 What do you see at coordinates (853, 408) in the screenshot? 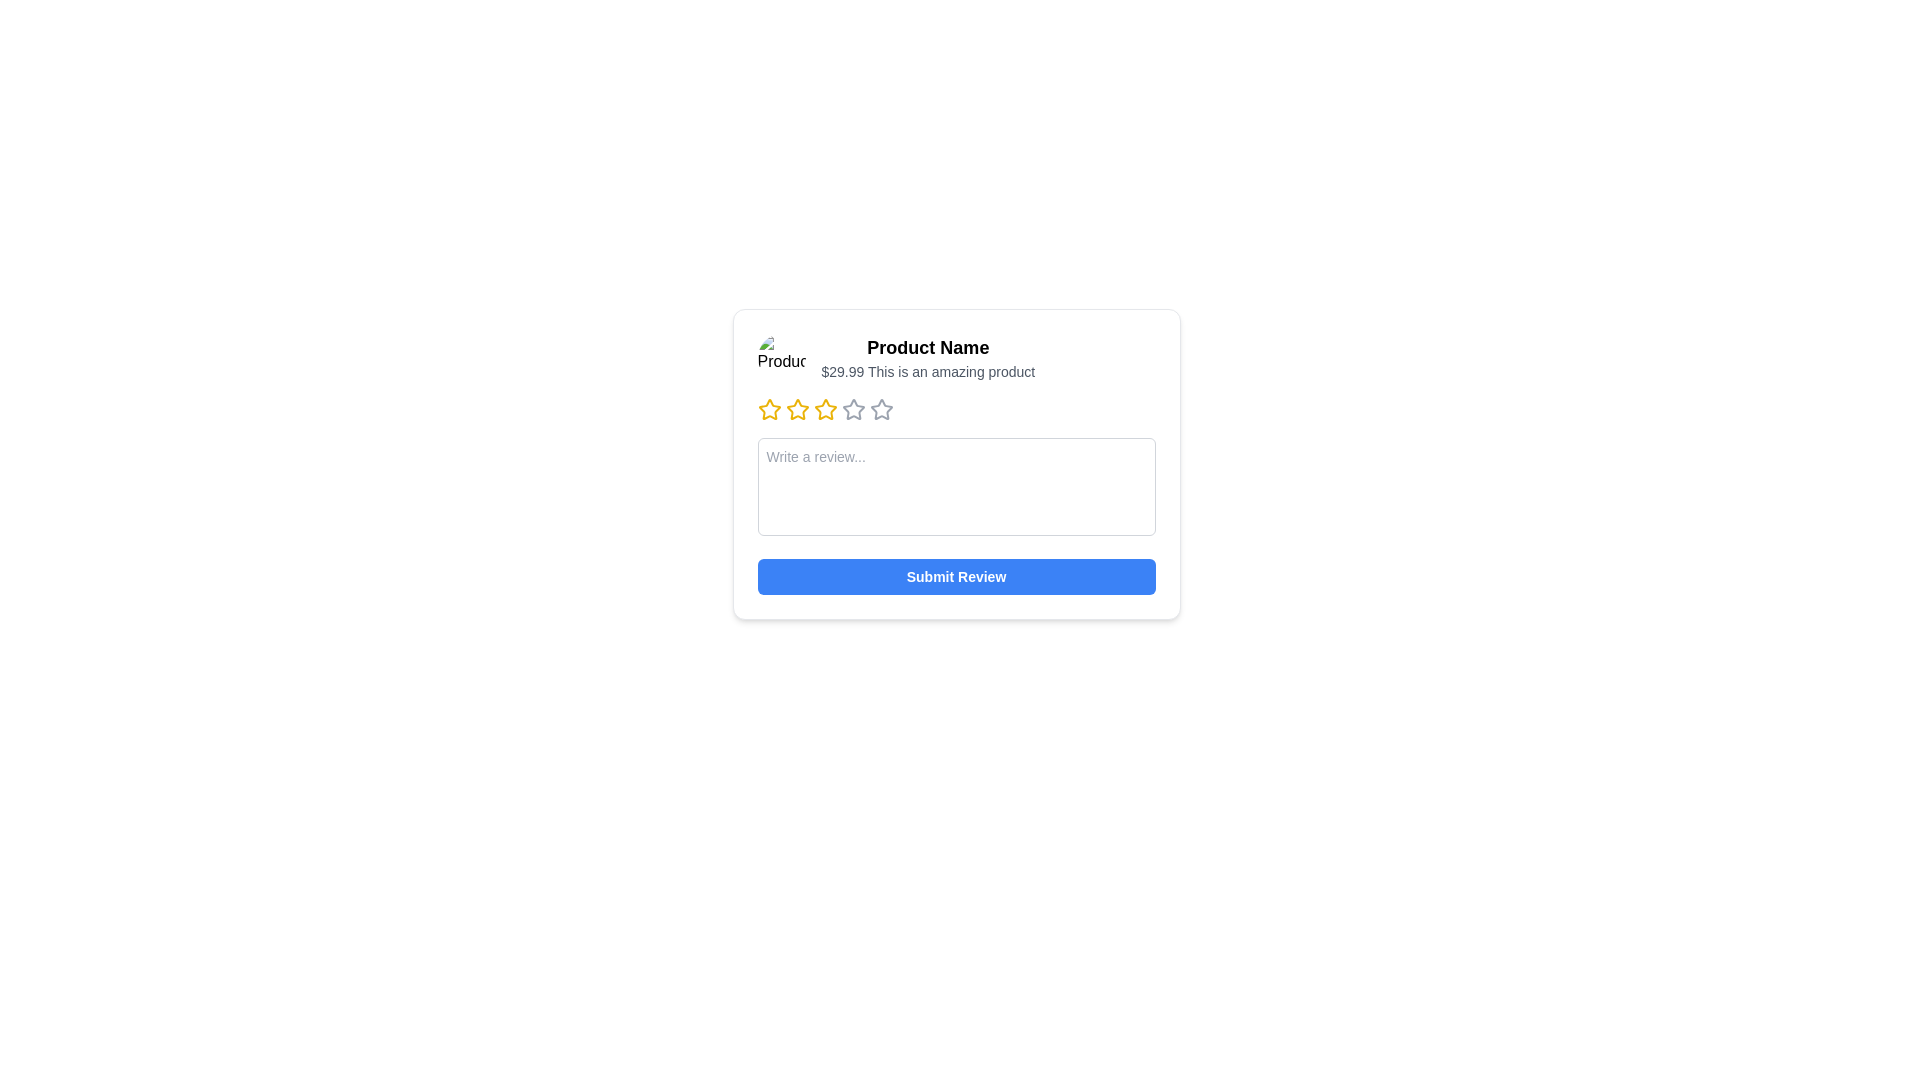
I see `the fourth rating star in the review interface` at bounding box center [853, 408].